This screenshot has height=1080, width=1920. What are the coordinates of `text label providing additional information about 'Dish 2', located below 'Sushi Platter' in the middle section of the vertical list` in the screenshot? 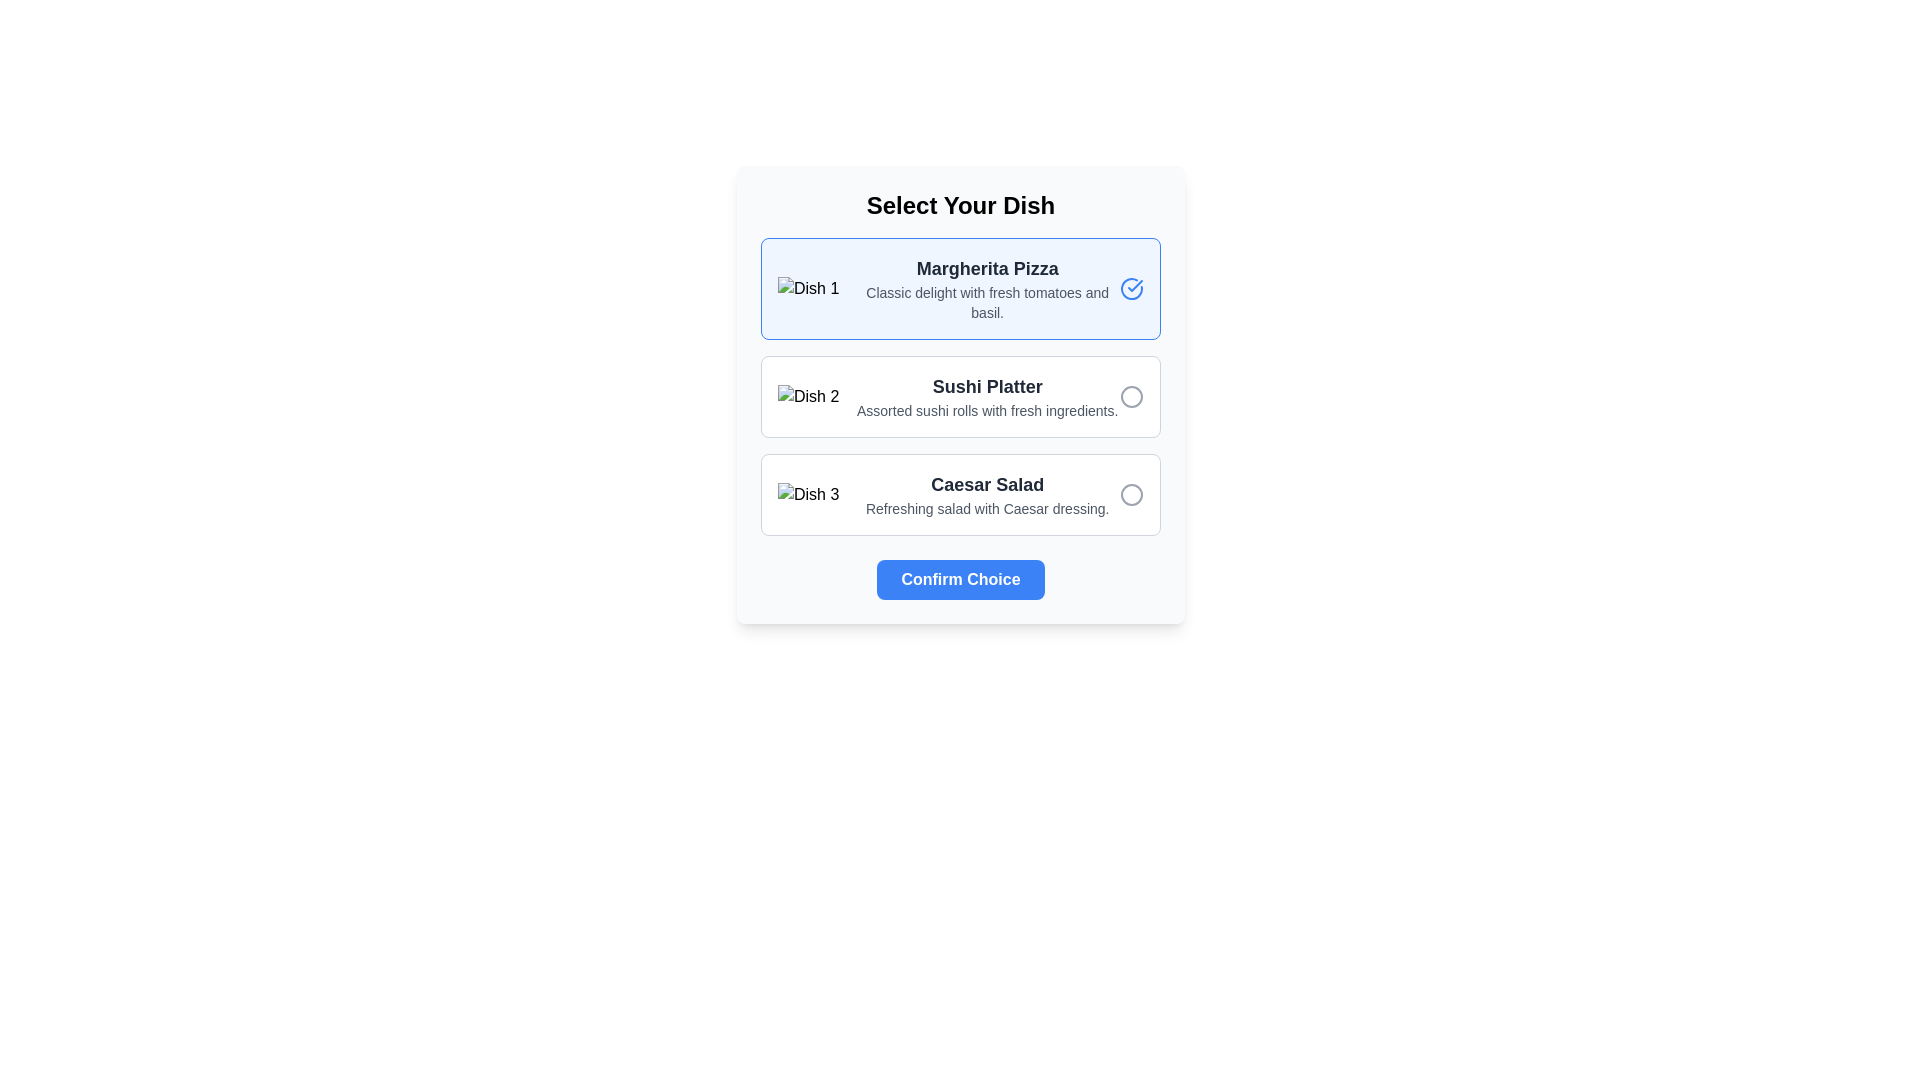 It's located at (987, 410).